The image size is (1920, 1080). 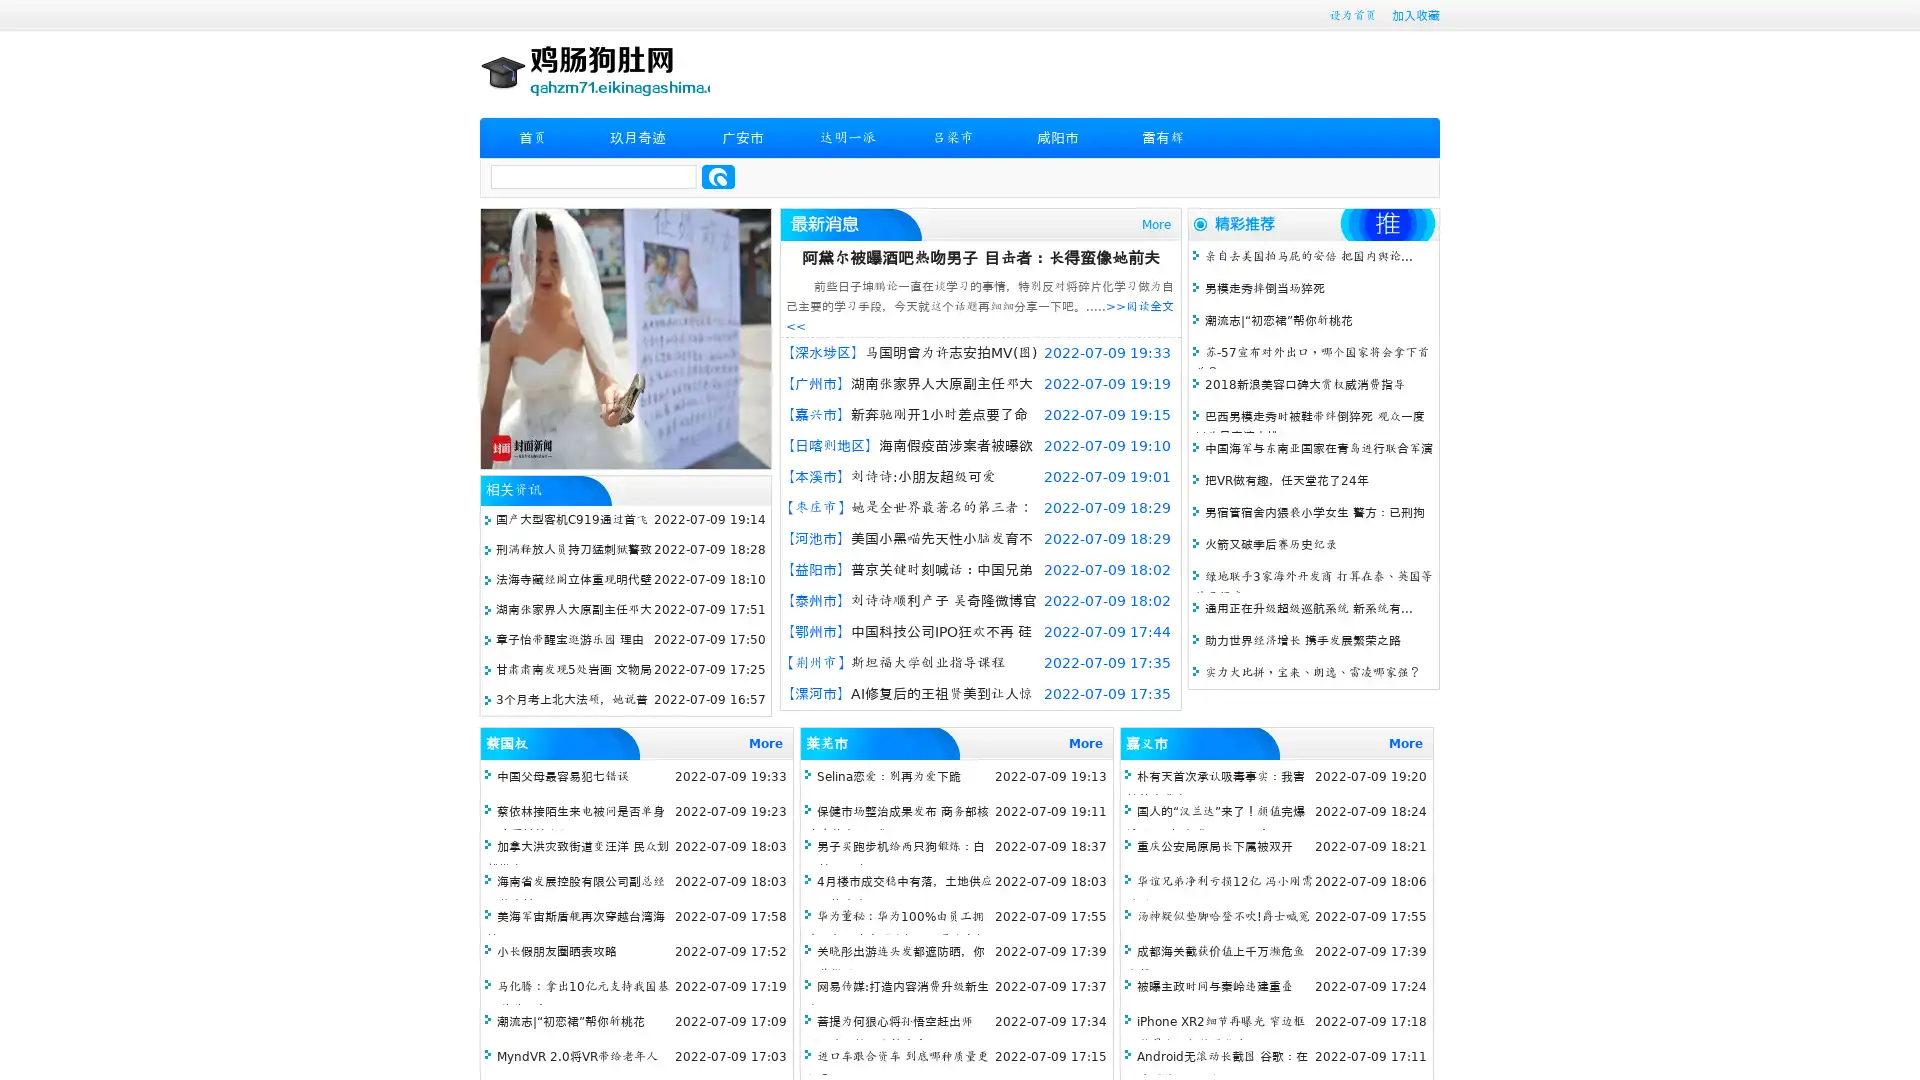 I want to click on Search, so click(x=718, y=176).